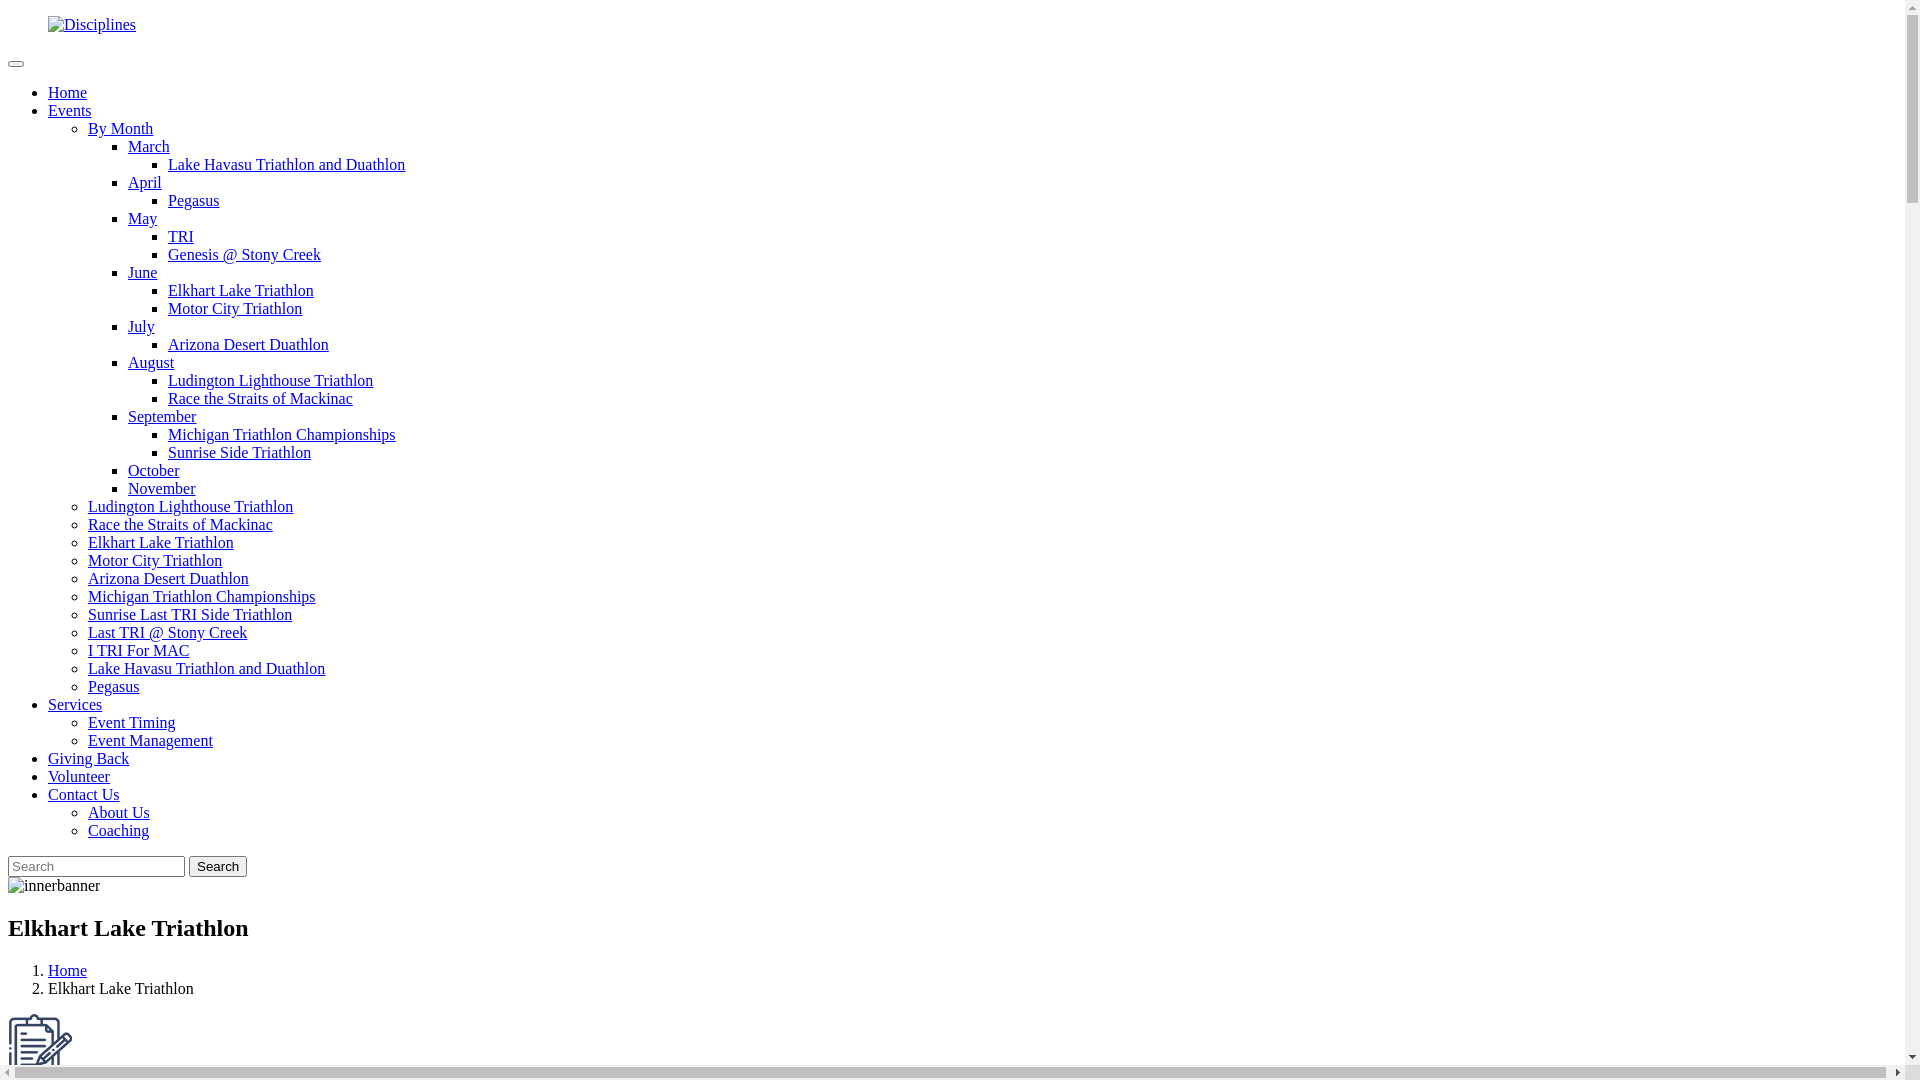 Image resolution: width=1920 pixels, height=1080 pixels. I want to click on 'Contact Us', so click(82, 793).